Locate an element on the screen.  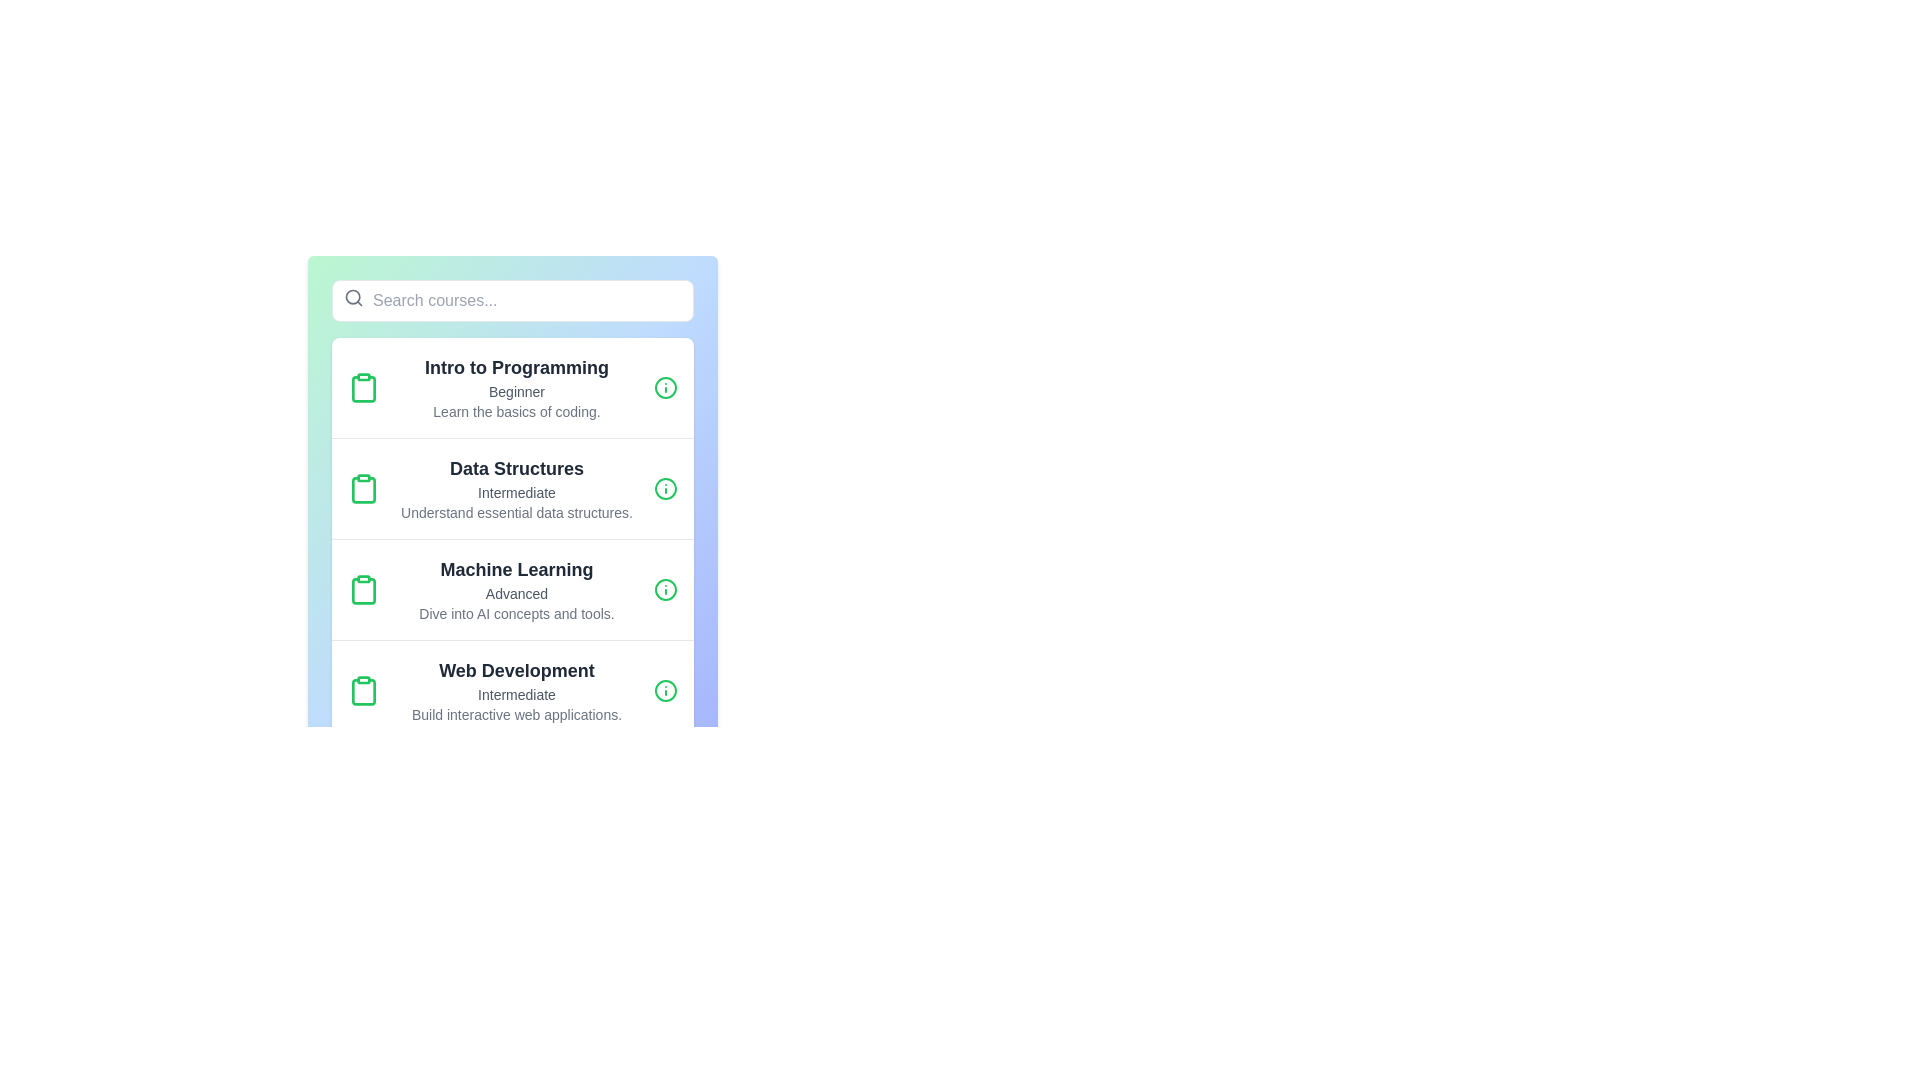
the clipboard icon next to the 'Machine Learning' course description is located at coordinates (364, 589).